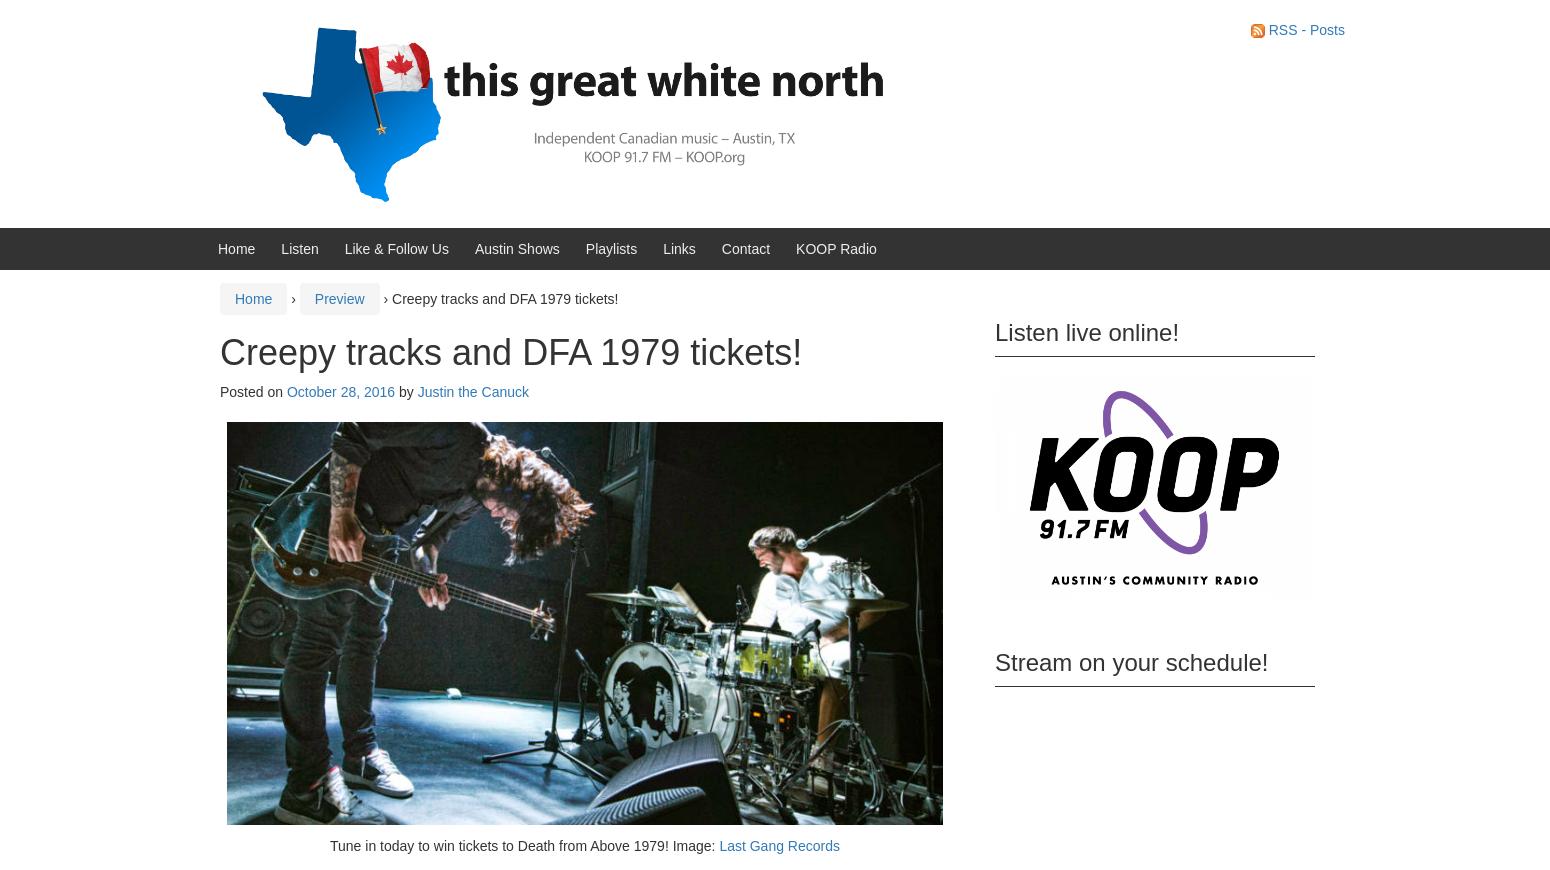  What do you see at coordinates (1086, 331) in the screenshot?
I see `'Listen live online!'` at bounding box center [1086, 331].